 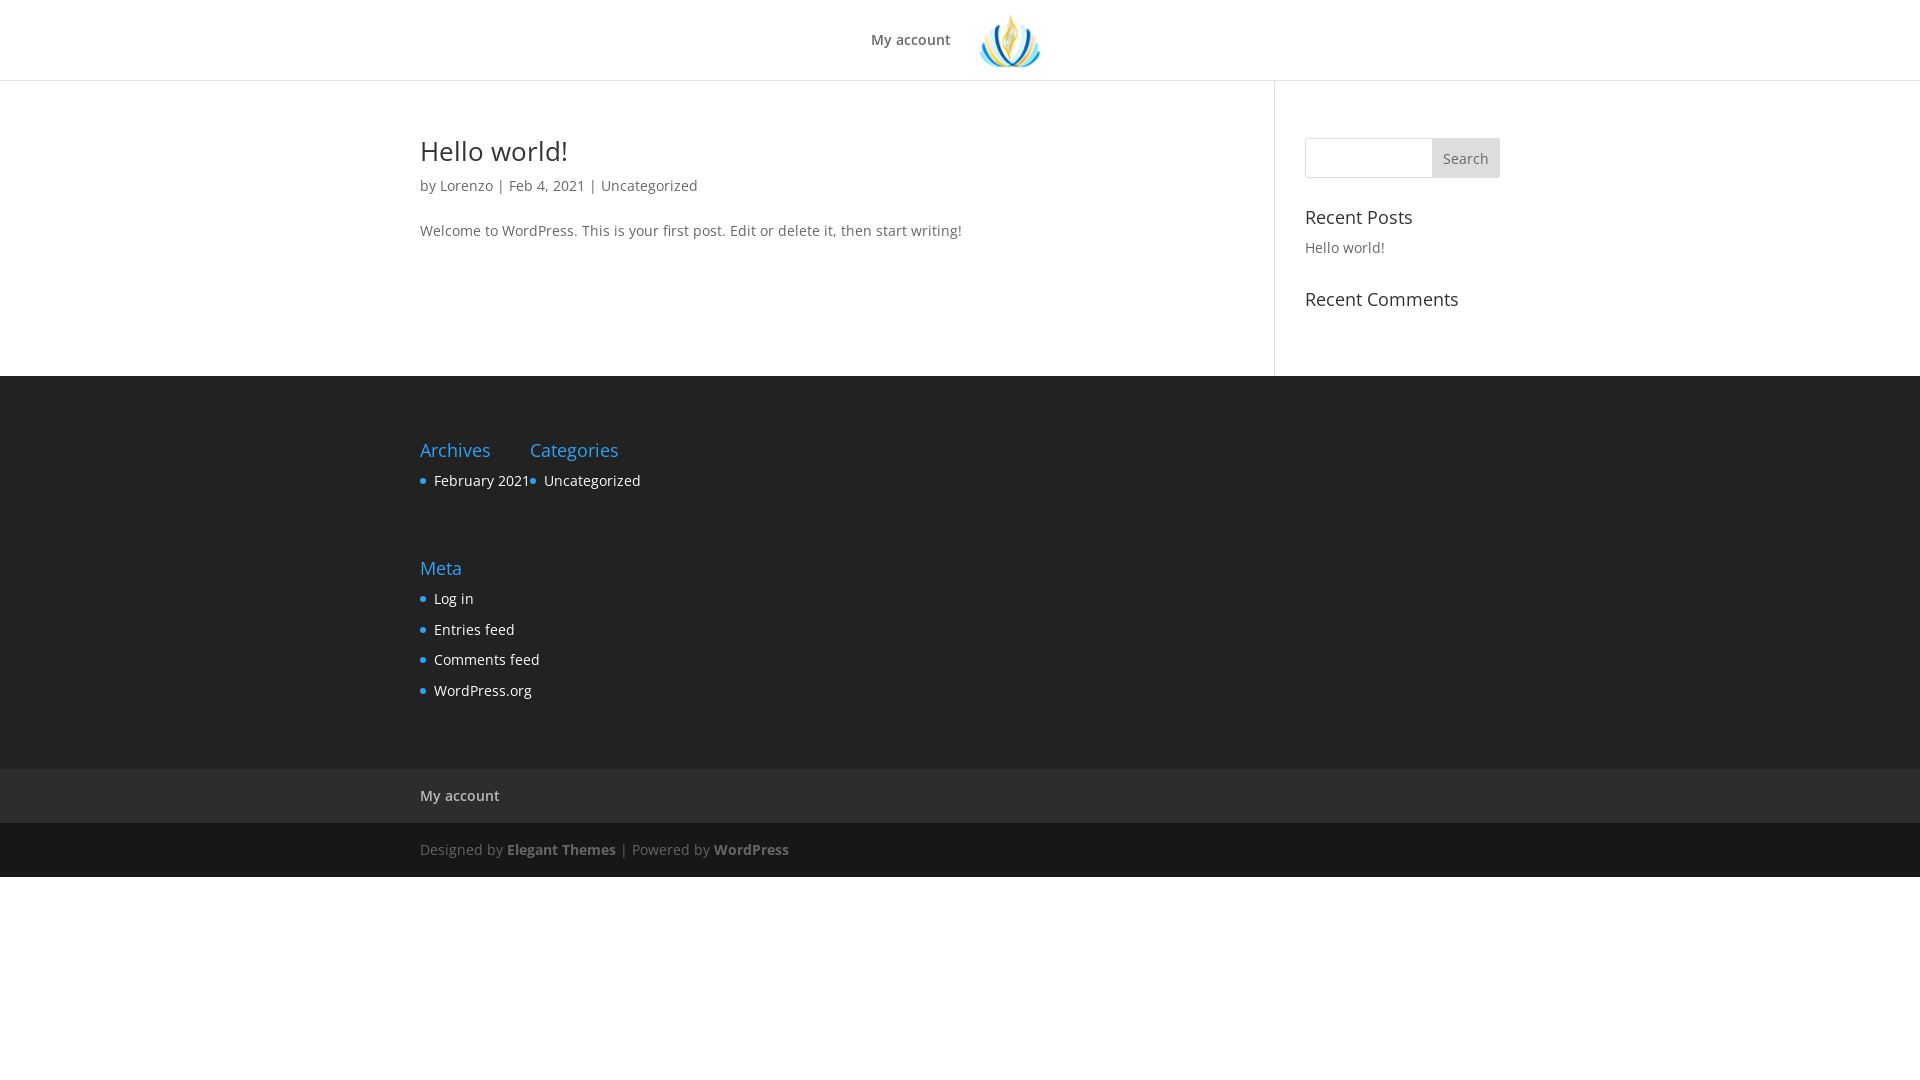 What do you see at coordinates (486, 659) in the screenshot?
I see `'Comments feed'` at bounding box center [486, 659].